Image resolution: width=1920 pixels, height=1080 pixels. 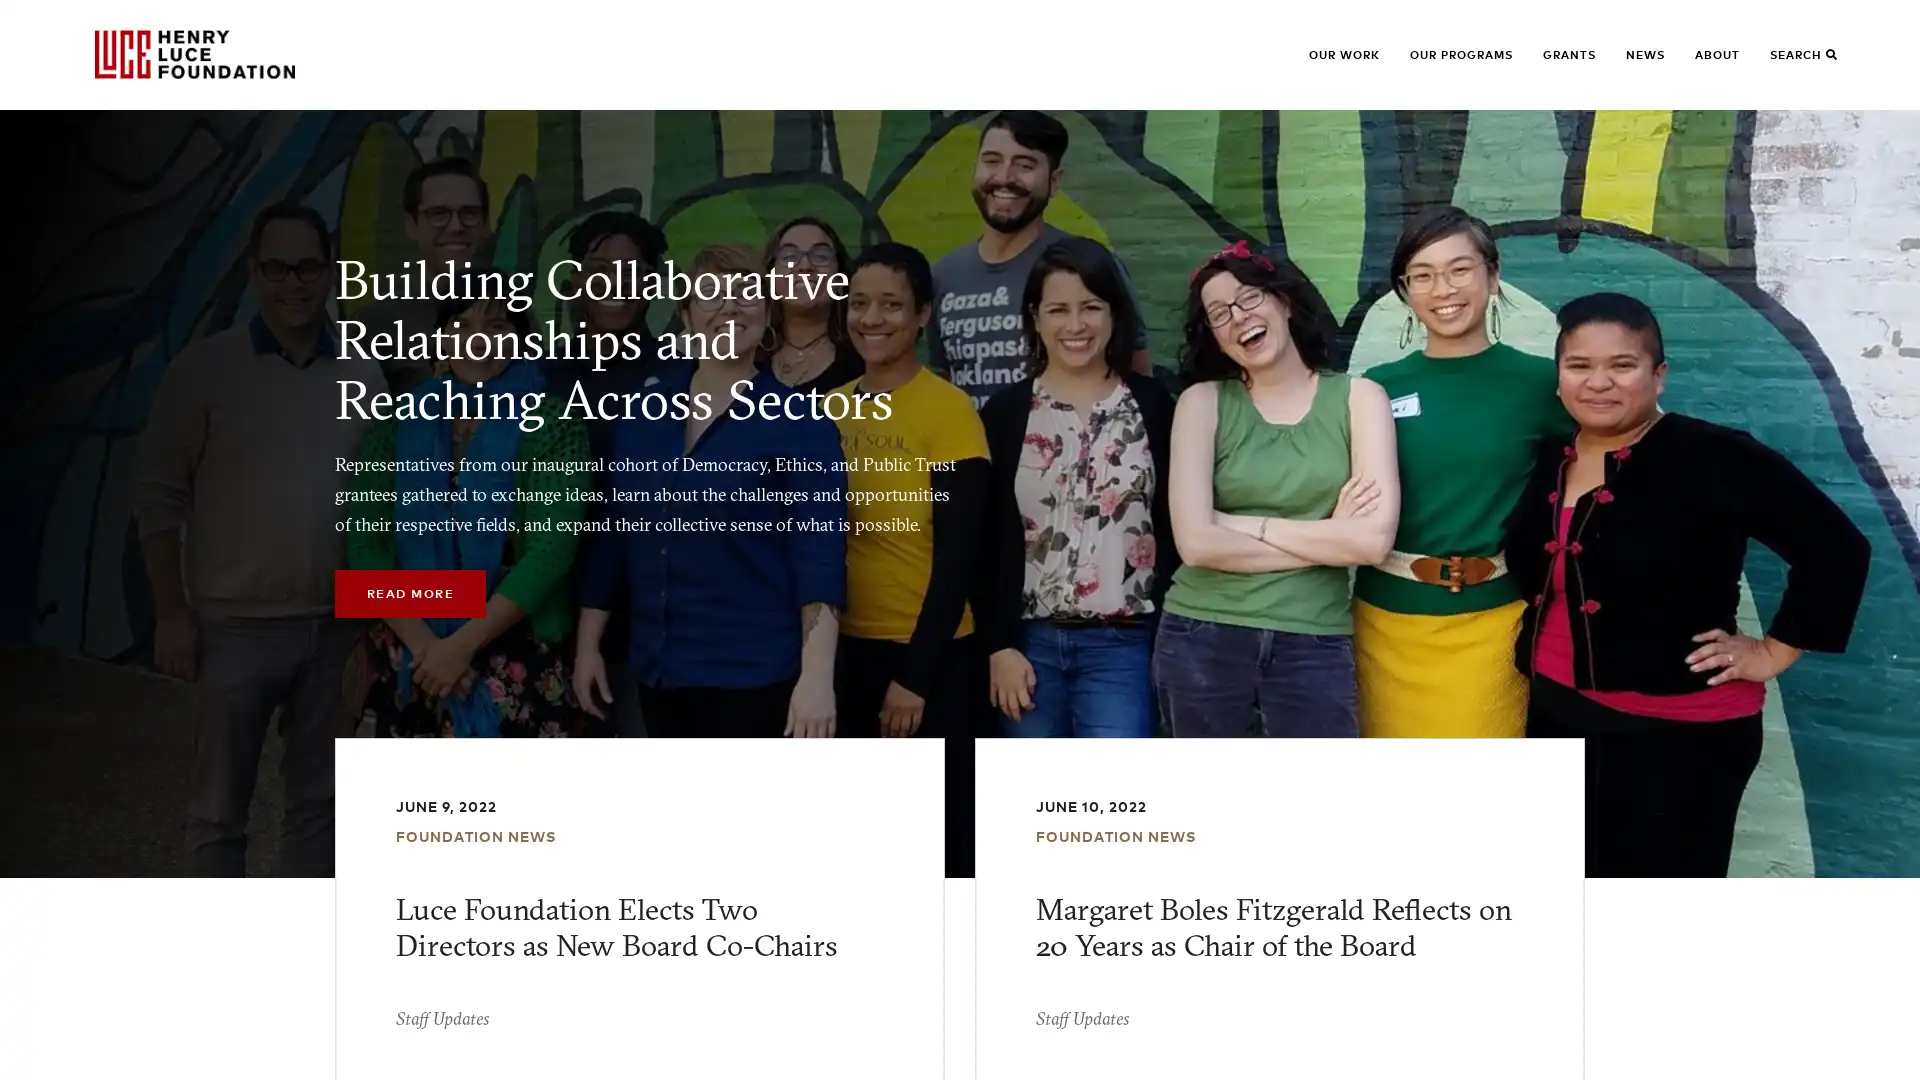 What do you see at coordinates (1340, 63) in the screenshot?
I see `SHOW SUBMENU FOR OUR WORK` at bounding box center [1340, 63].